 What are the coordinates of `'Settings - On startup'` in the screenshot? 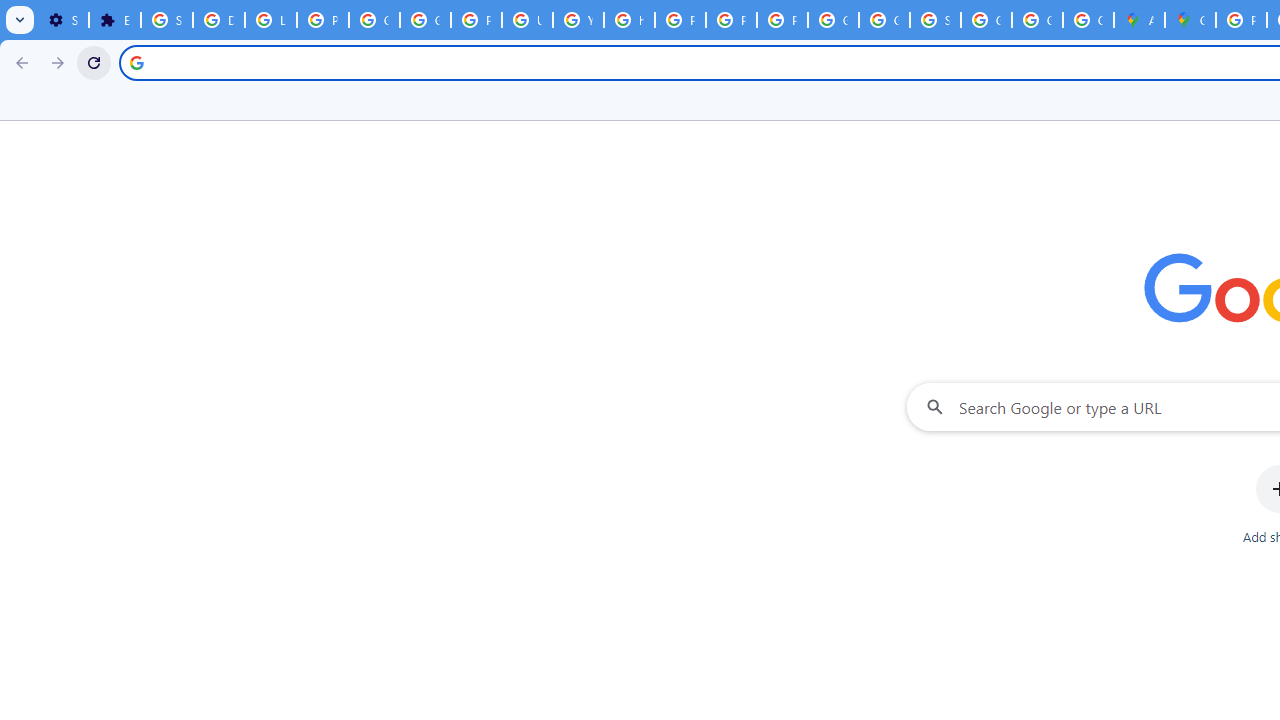 It's located at (63, 20).